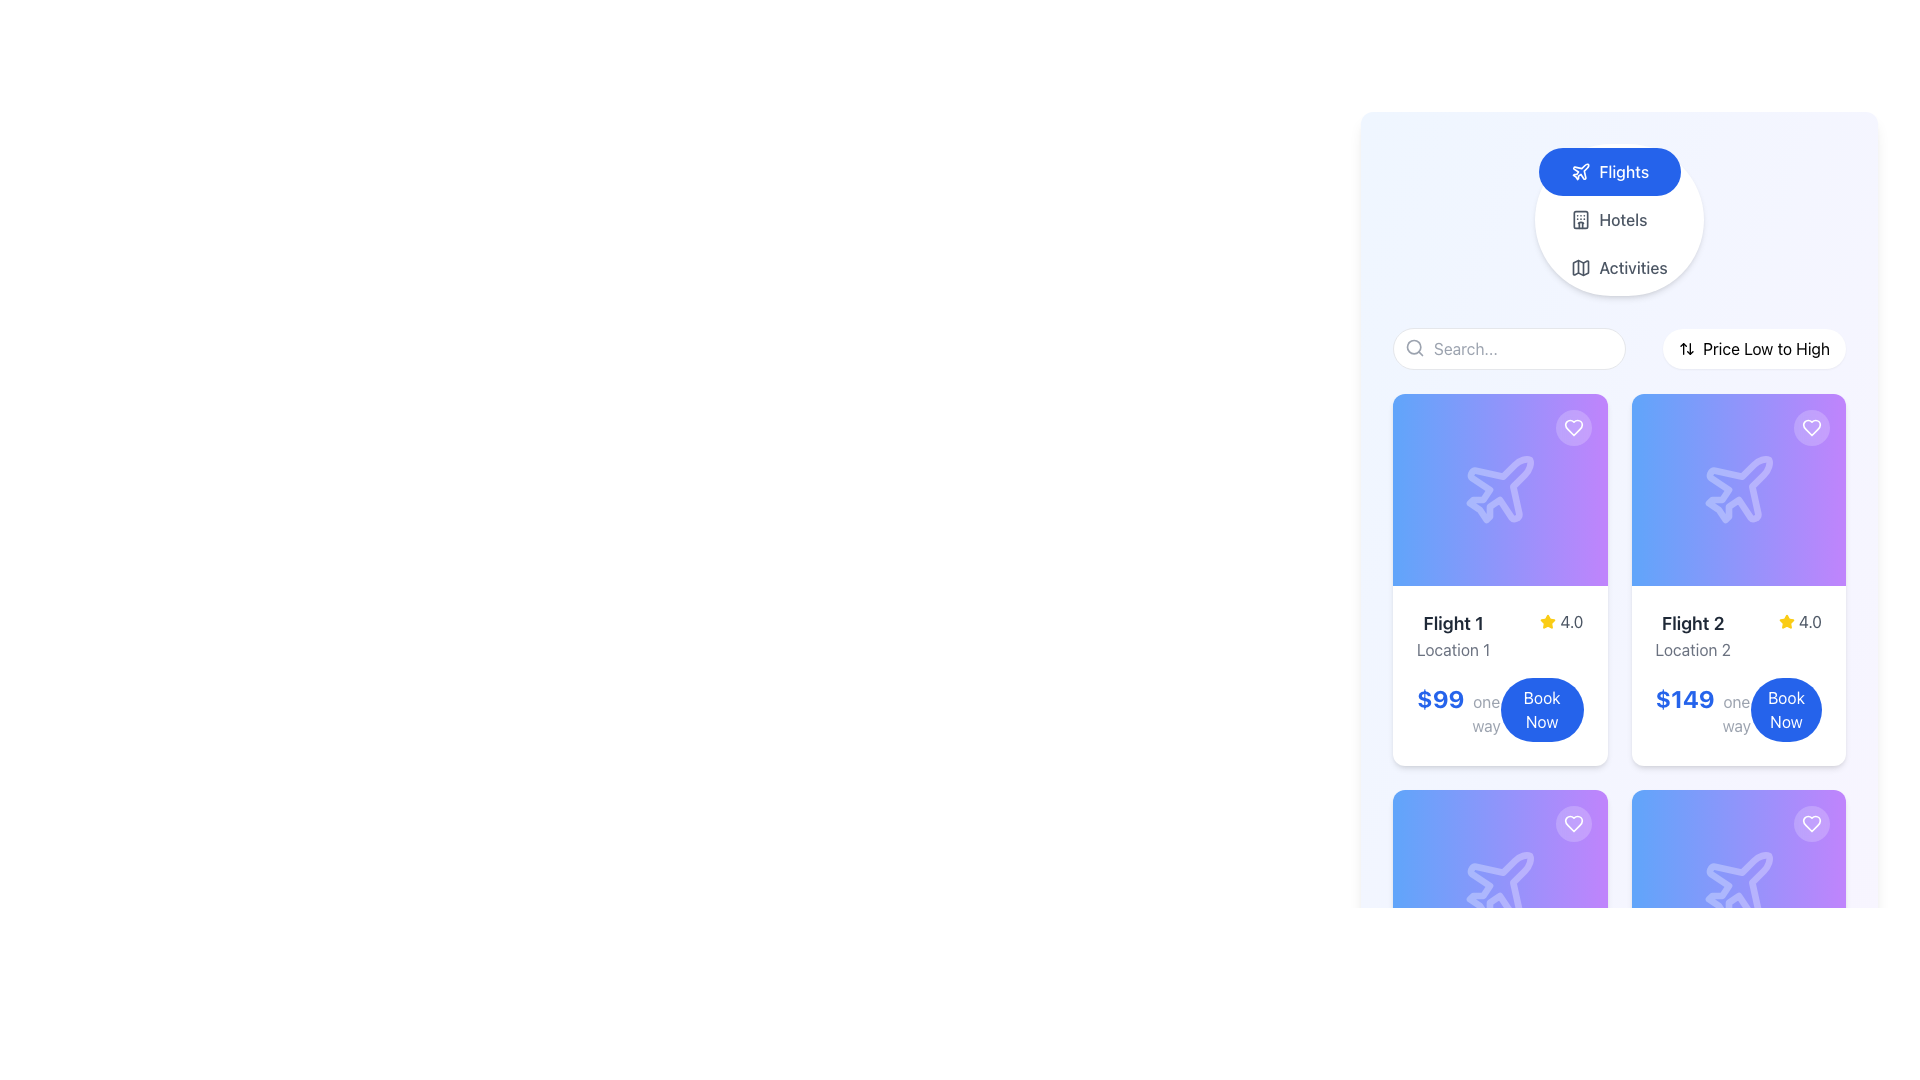  Describe the element at coordinates (1624, 171) in the screenshot. I see `the 'Flights' text label within the navigation button` at that location.